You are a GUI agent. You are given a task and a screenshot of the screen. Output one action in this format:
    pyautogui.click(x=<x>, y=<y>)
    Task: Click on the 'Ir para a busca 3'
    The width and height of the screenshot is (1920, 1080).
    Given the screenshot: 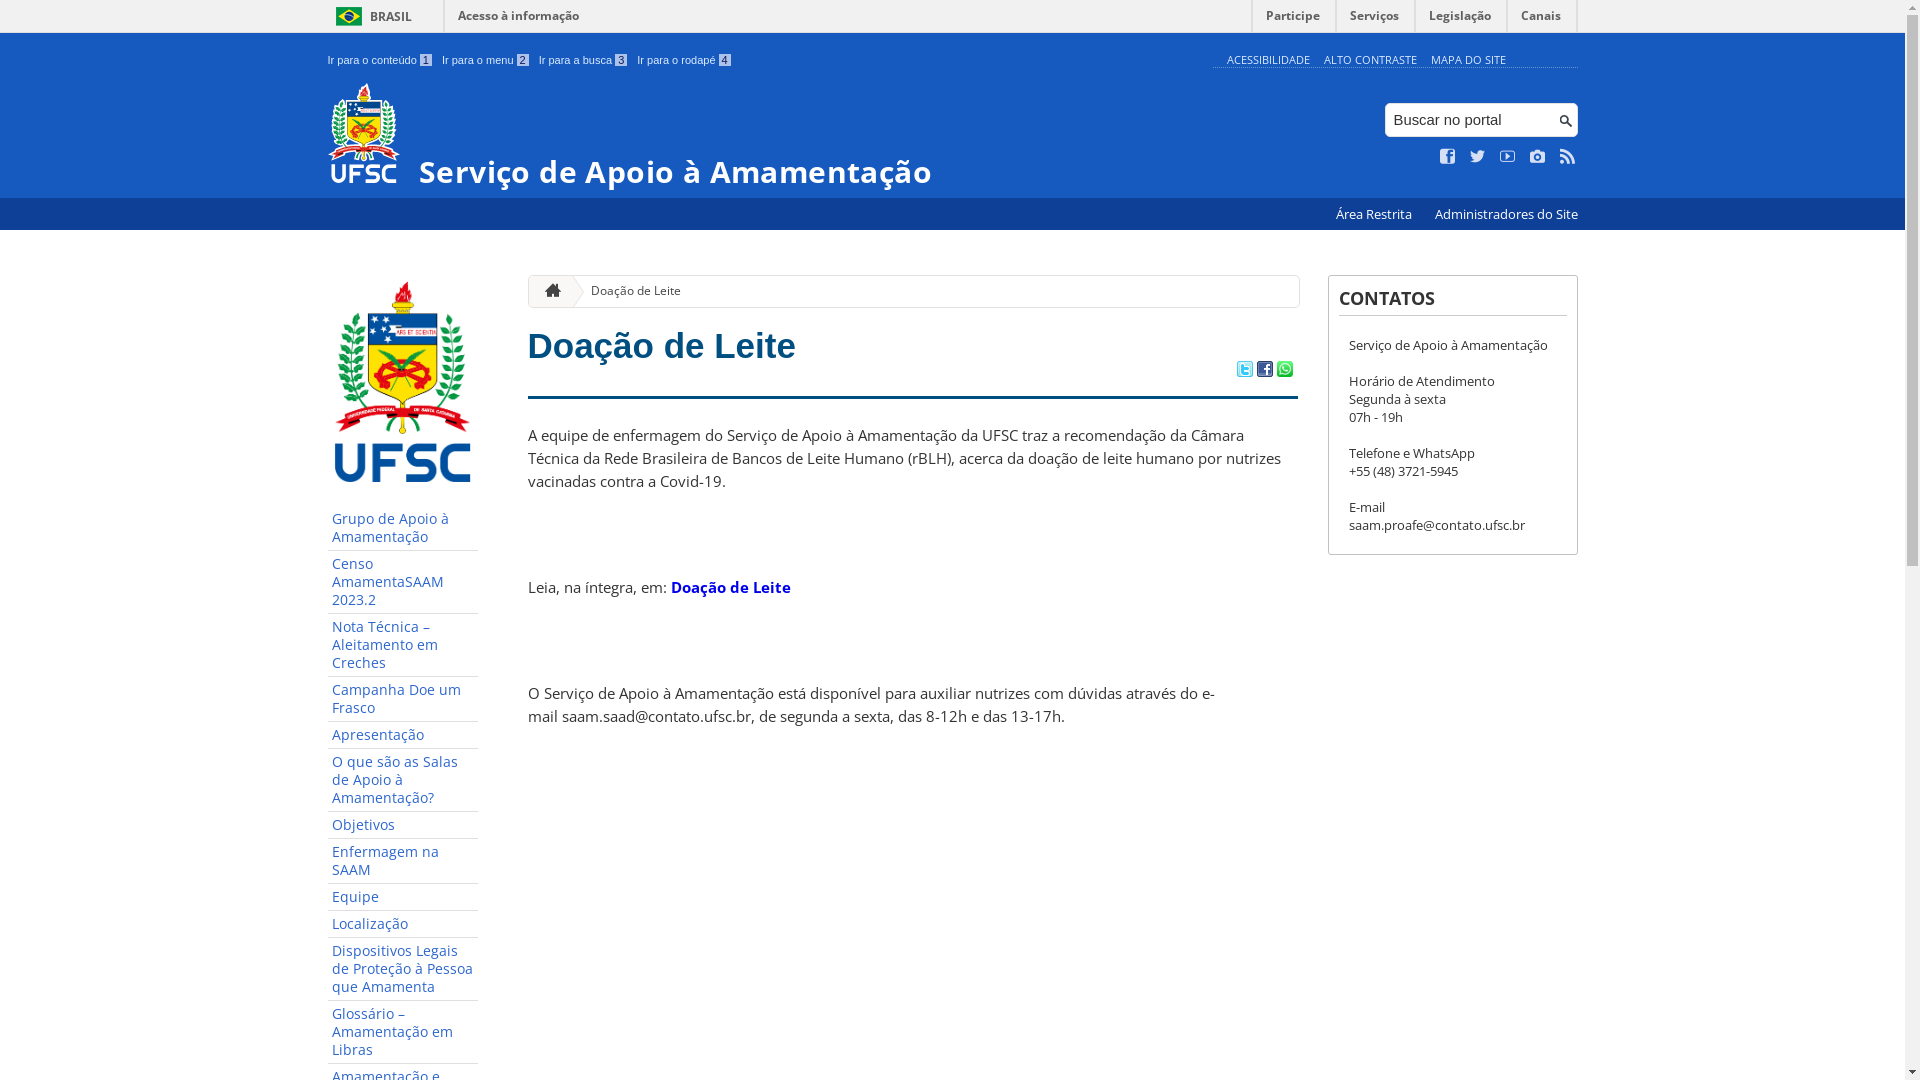 What is the action you would take?
    pyautogui.click(x=582, y=59)
    